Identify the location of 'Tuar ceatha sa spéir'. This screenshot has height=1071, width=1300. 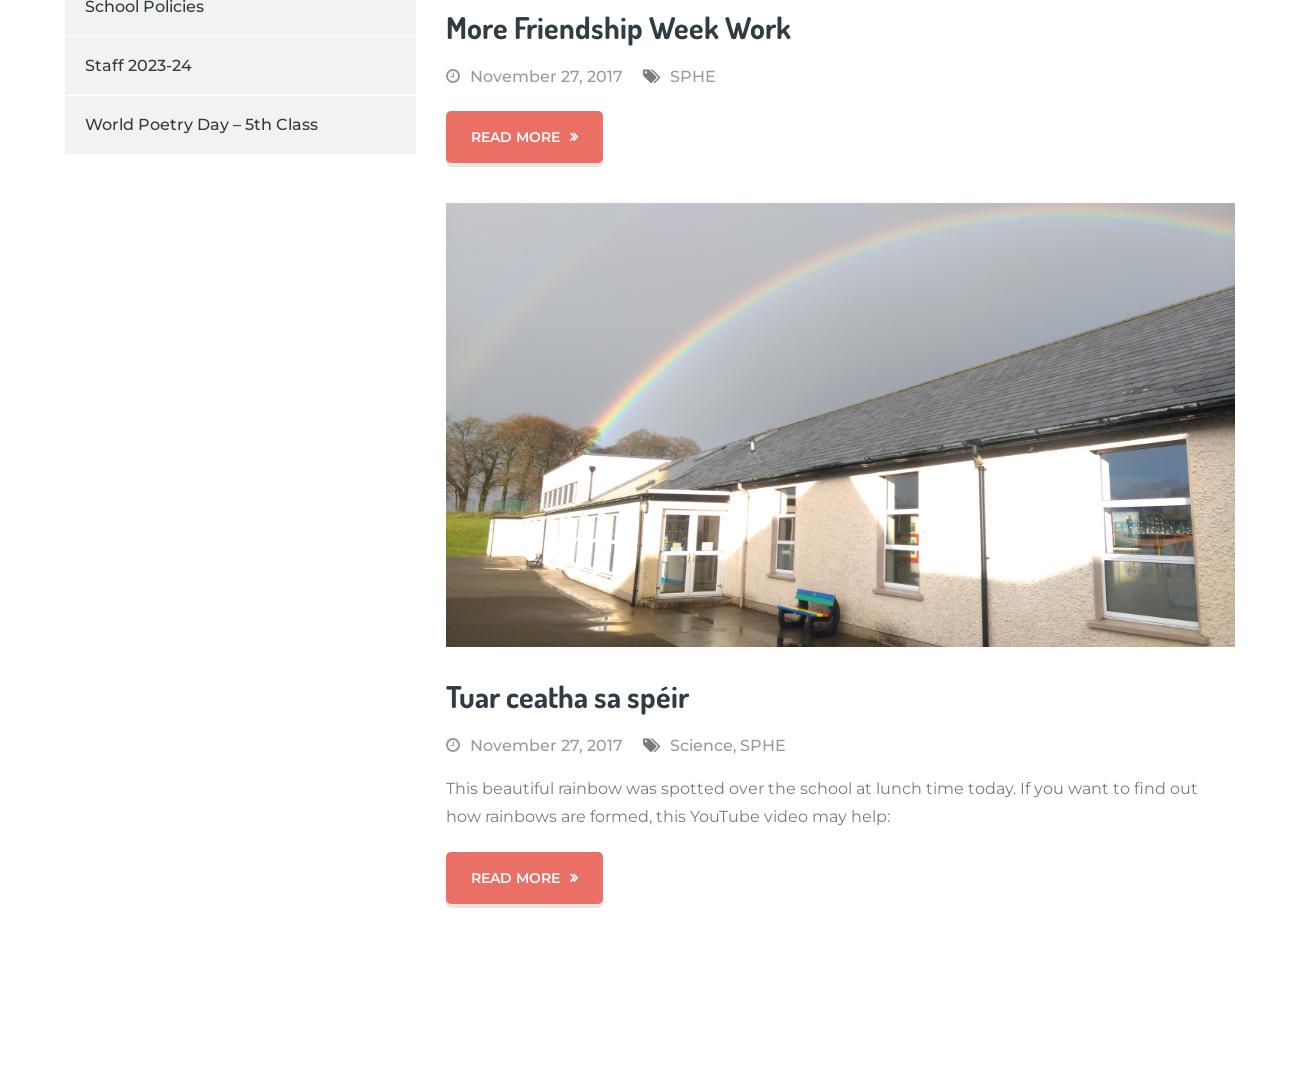
(566, 694).